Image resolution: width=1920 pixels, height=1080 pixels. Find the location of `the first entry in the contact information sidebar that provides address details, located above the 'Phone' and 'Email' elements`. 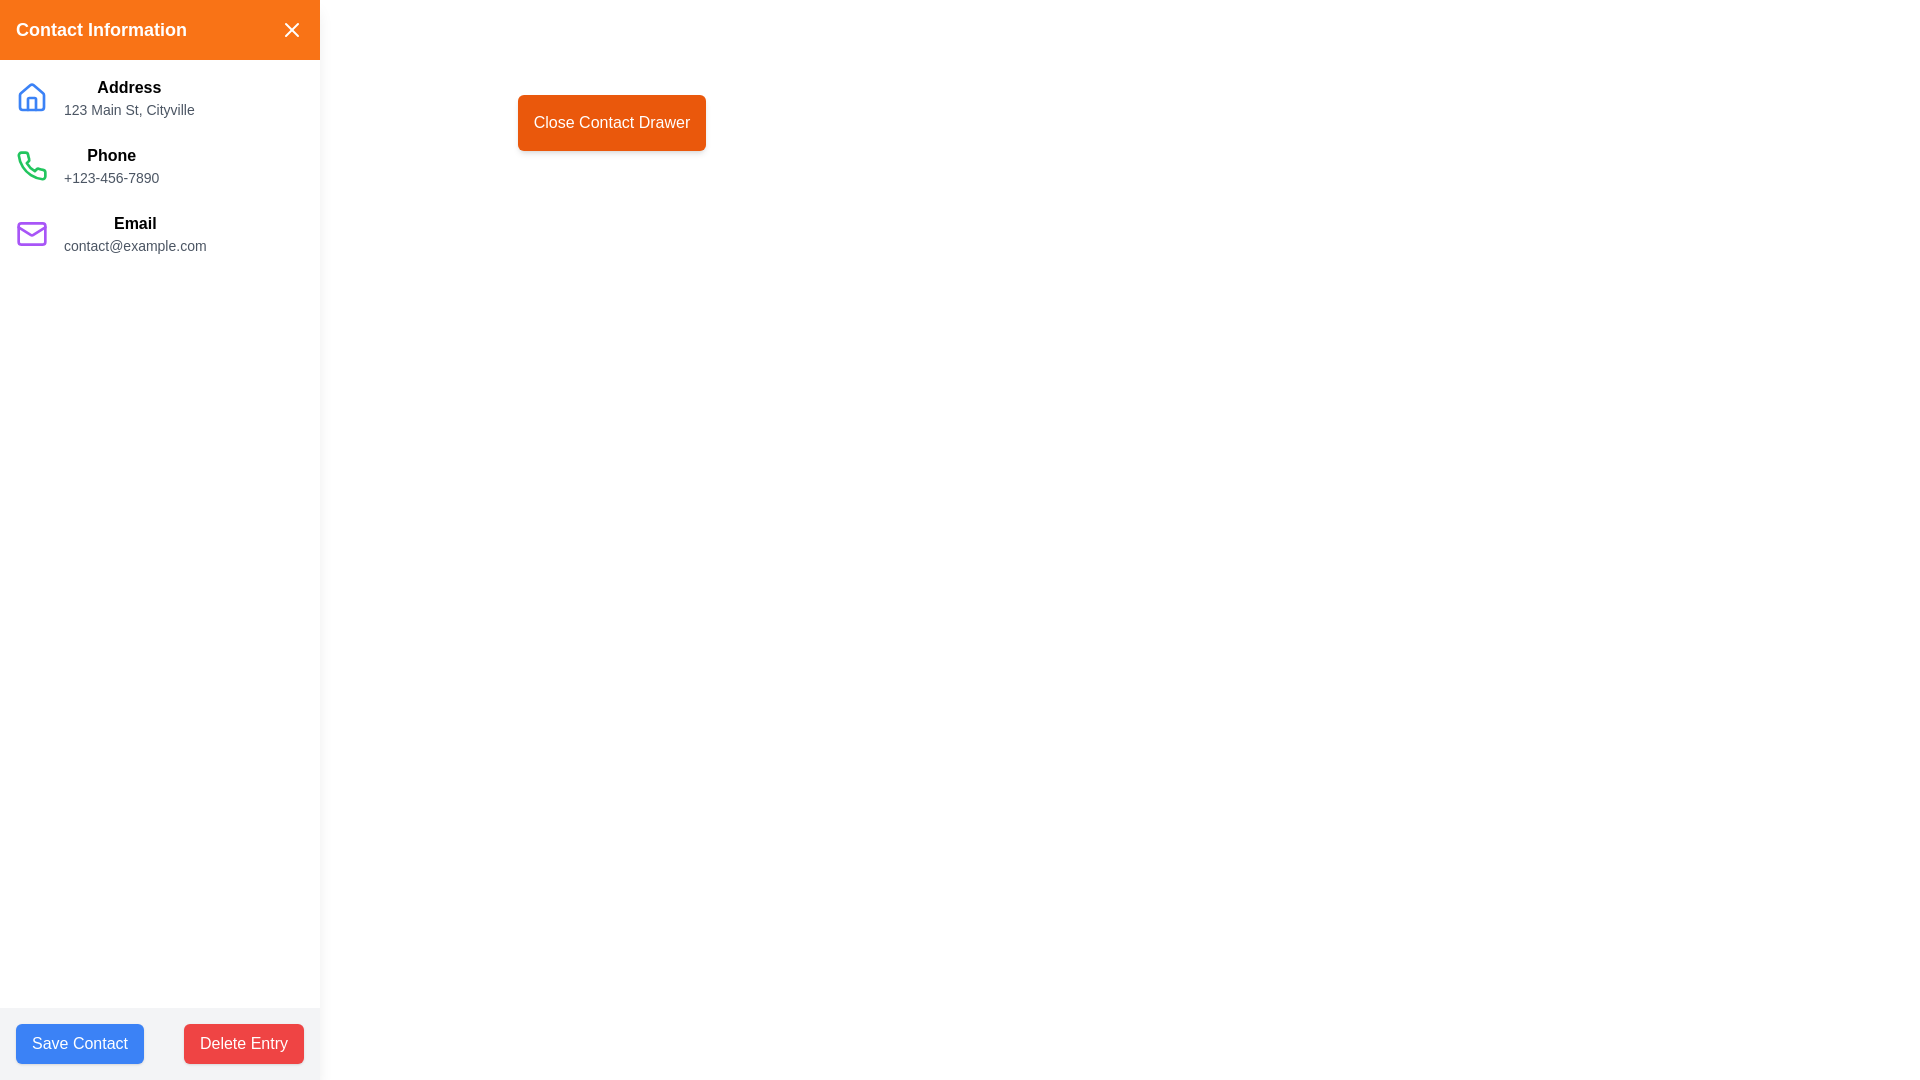

the first entry in the contact information sidebar that provides address details, located above the 'Phone' and 'Email' elements is located at coordinates (158, 97).